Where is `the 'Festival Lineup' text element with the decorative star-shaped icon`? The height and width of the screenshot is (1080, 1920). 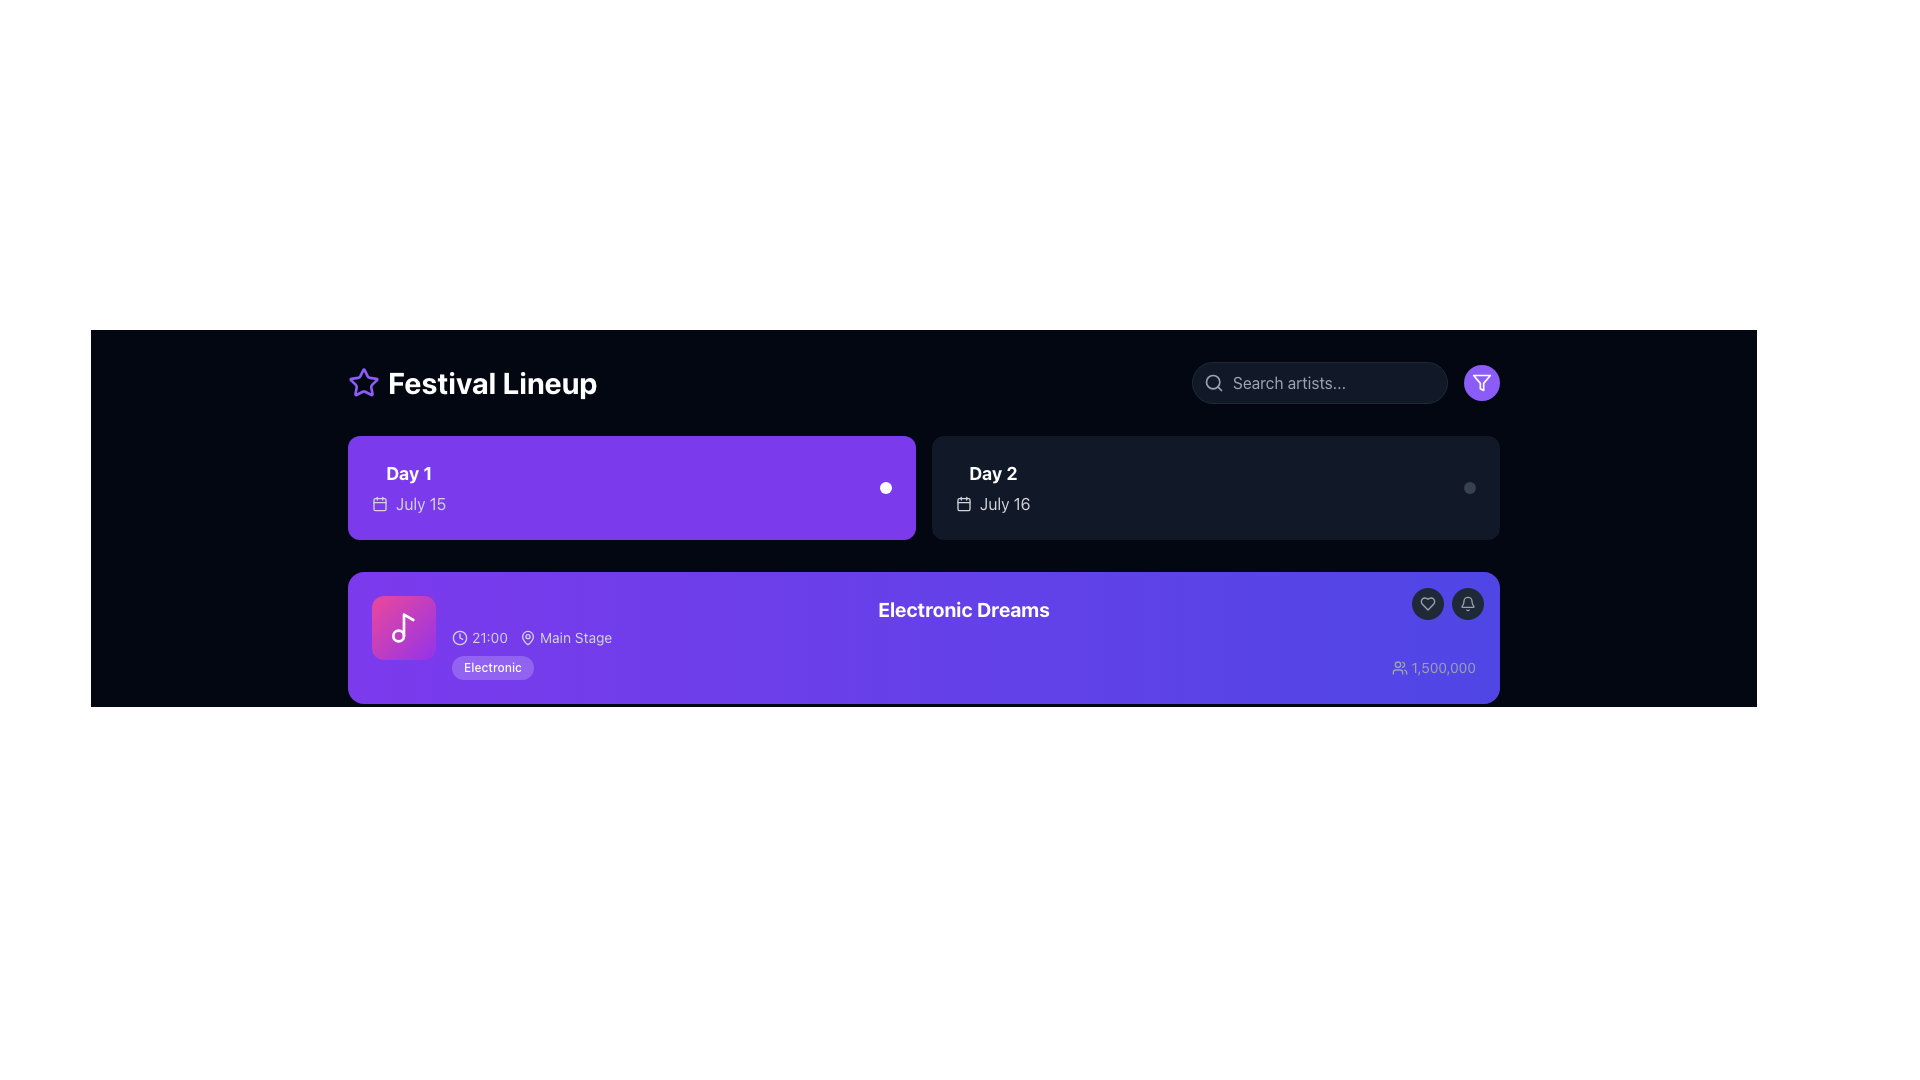
the 'Festival Lineup' text element with the decorative star-shaped icon is located at coordinates (471, 382).